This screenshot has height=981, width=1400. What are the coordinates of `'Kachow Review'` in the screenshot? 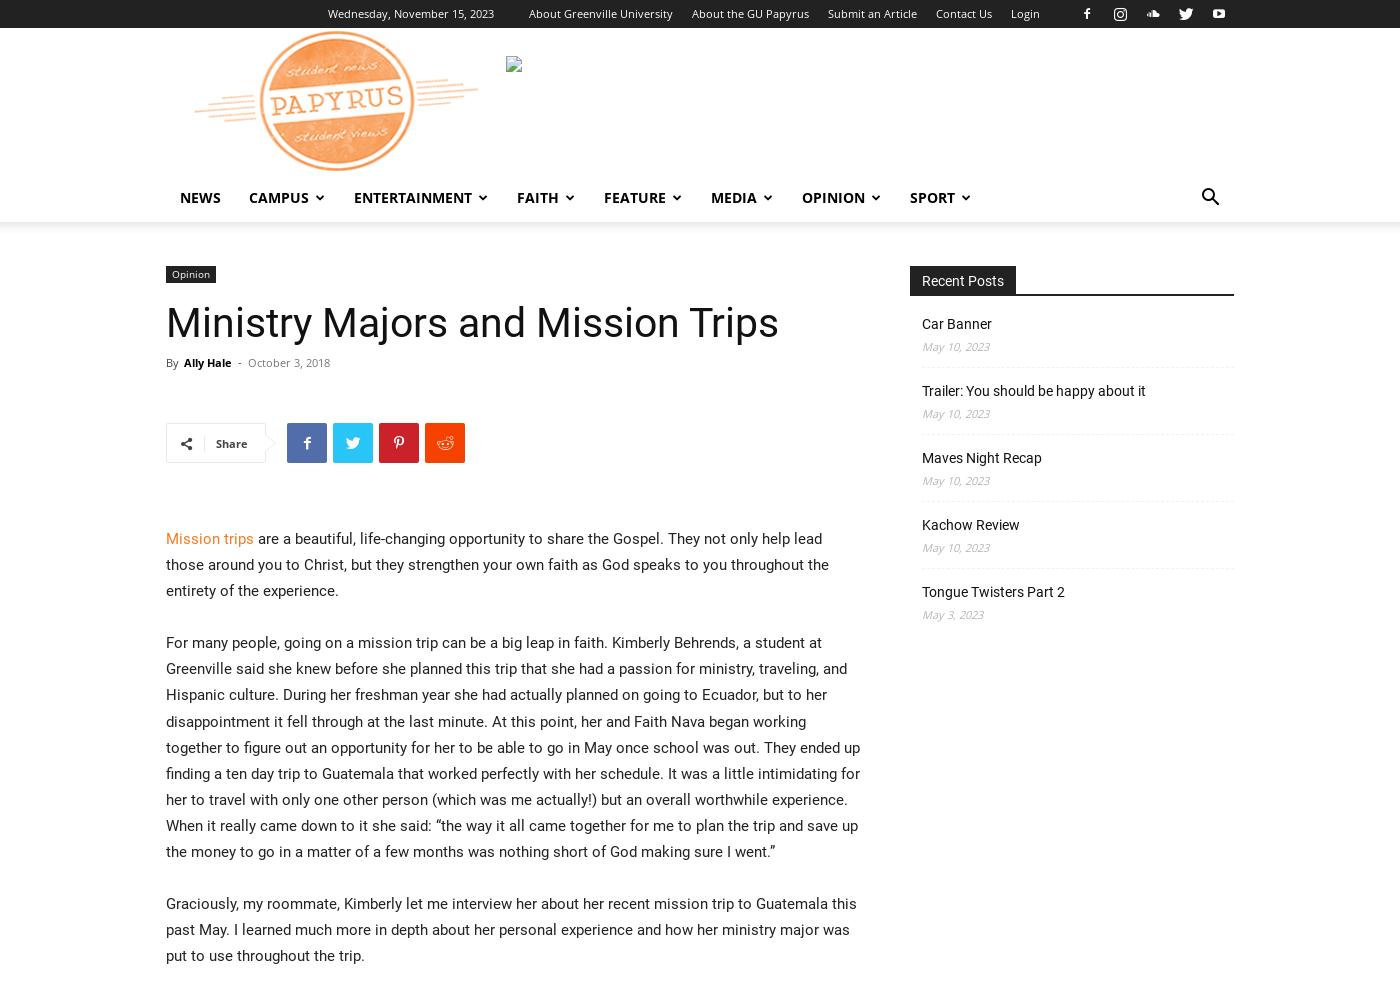 It's located at (971, 525).